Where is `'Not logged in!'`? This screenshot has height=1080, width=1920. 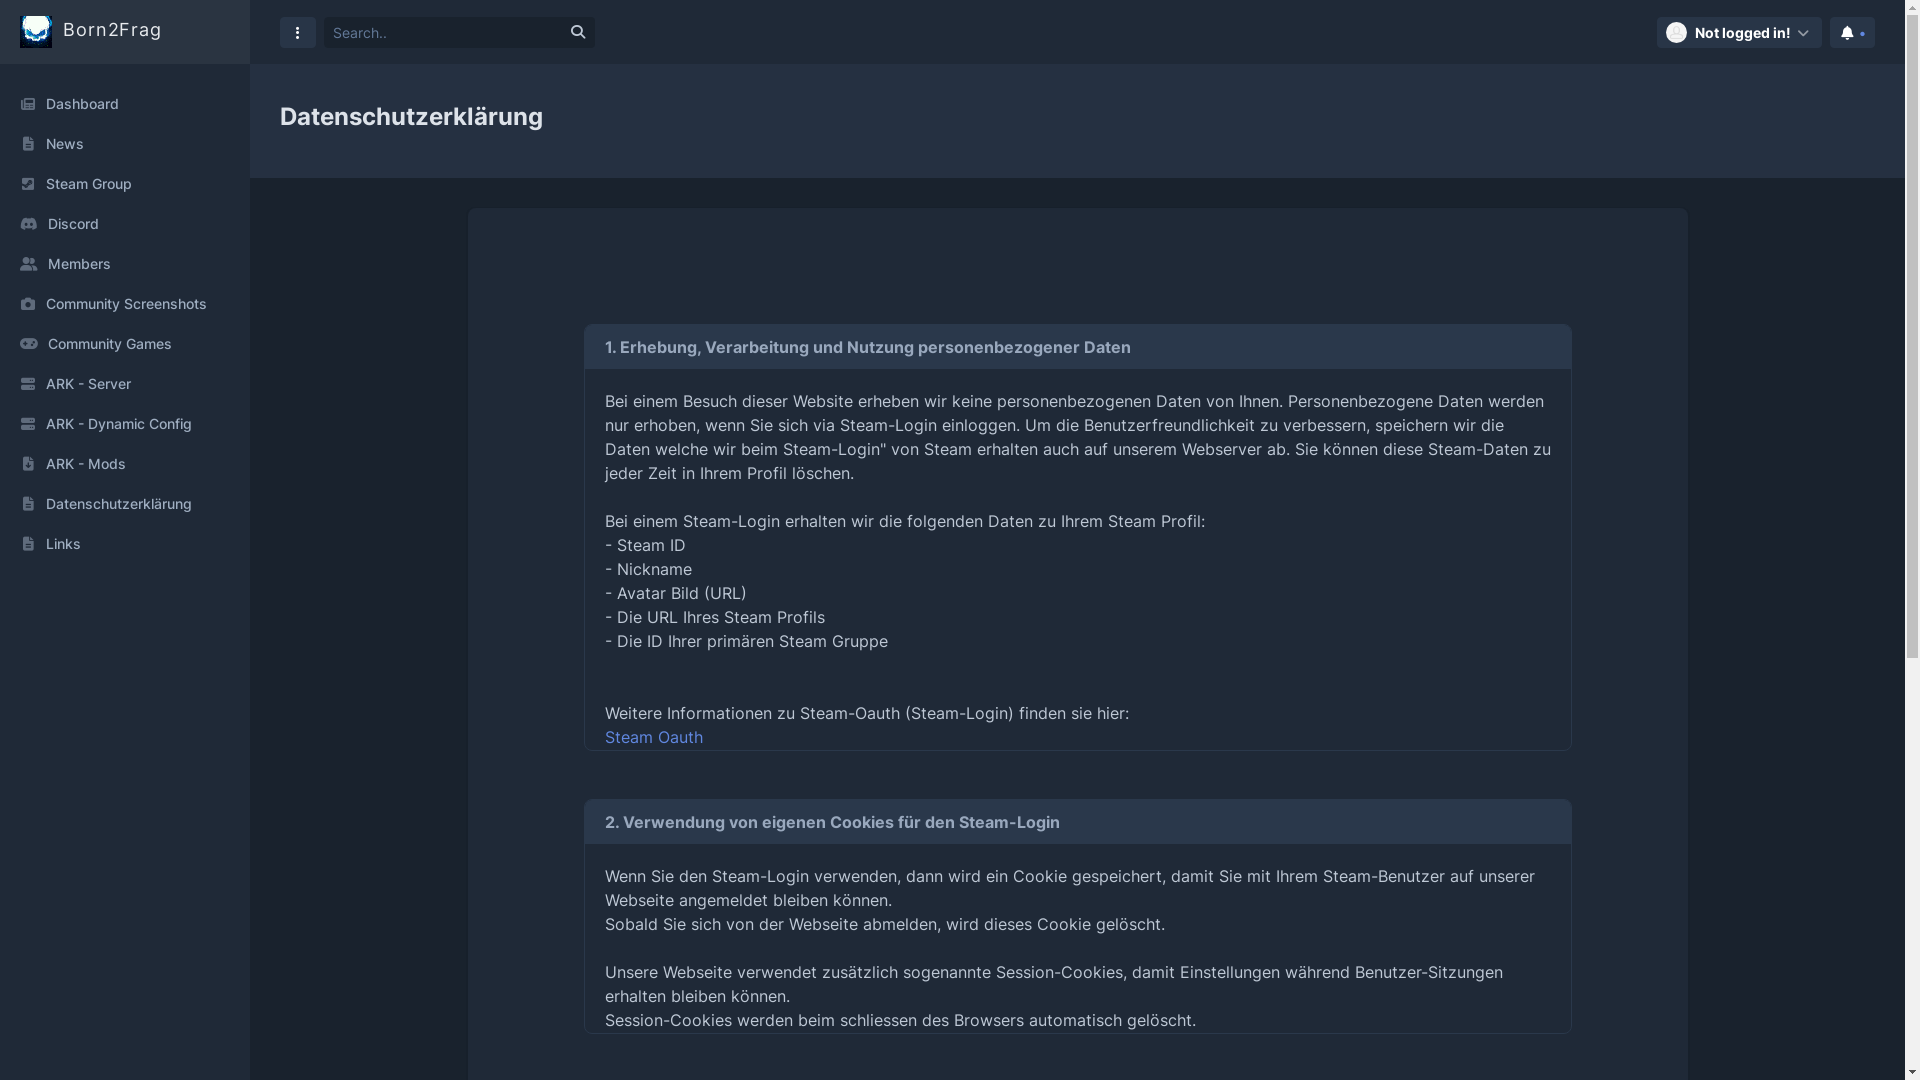
'Not logged in!' is located at coordinates (1738, 31).